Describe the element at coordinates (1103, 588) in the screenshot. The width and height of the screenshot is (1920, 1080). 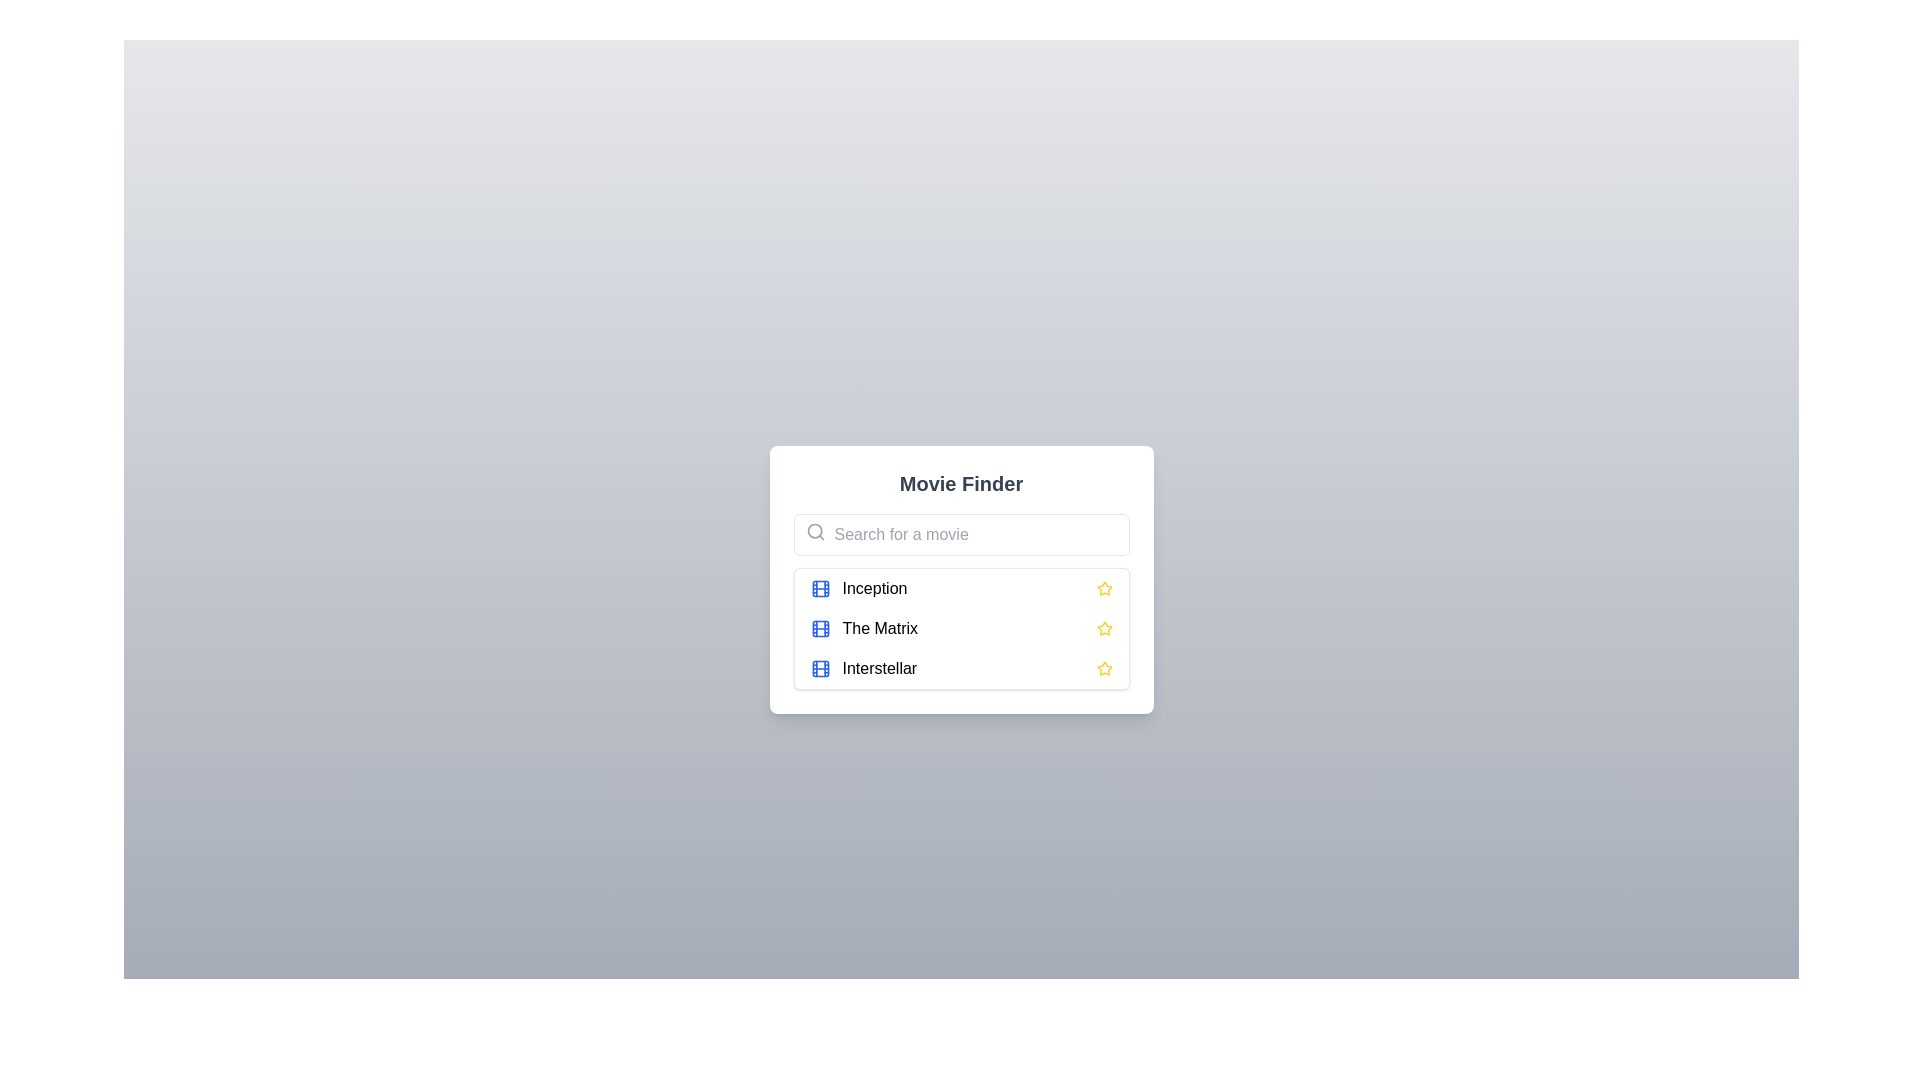
I see `the interactive rating button located on the far-right side of the row labeled 'Inception'` at that location.